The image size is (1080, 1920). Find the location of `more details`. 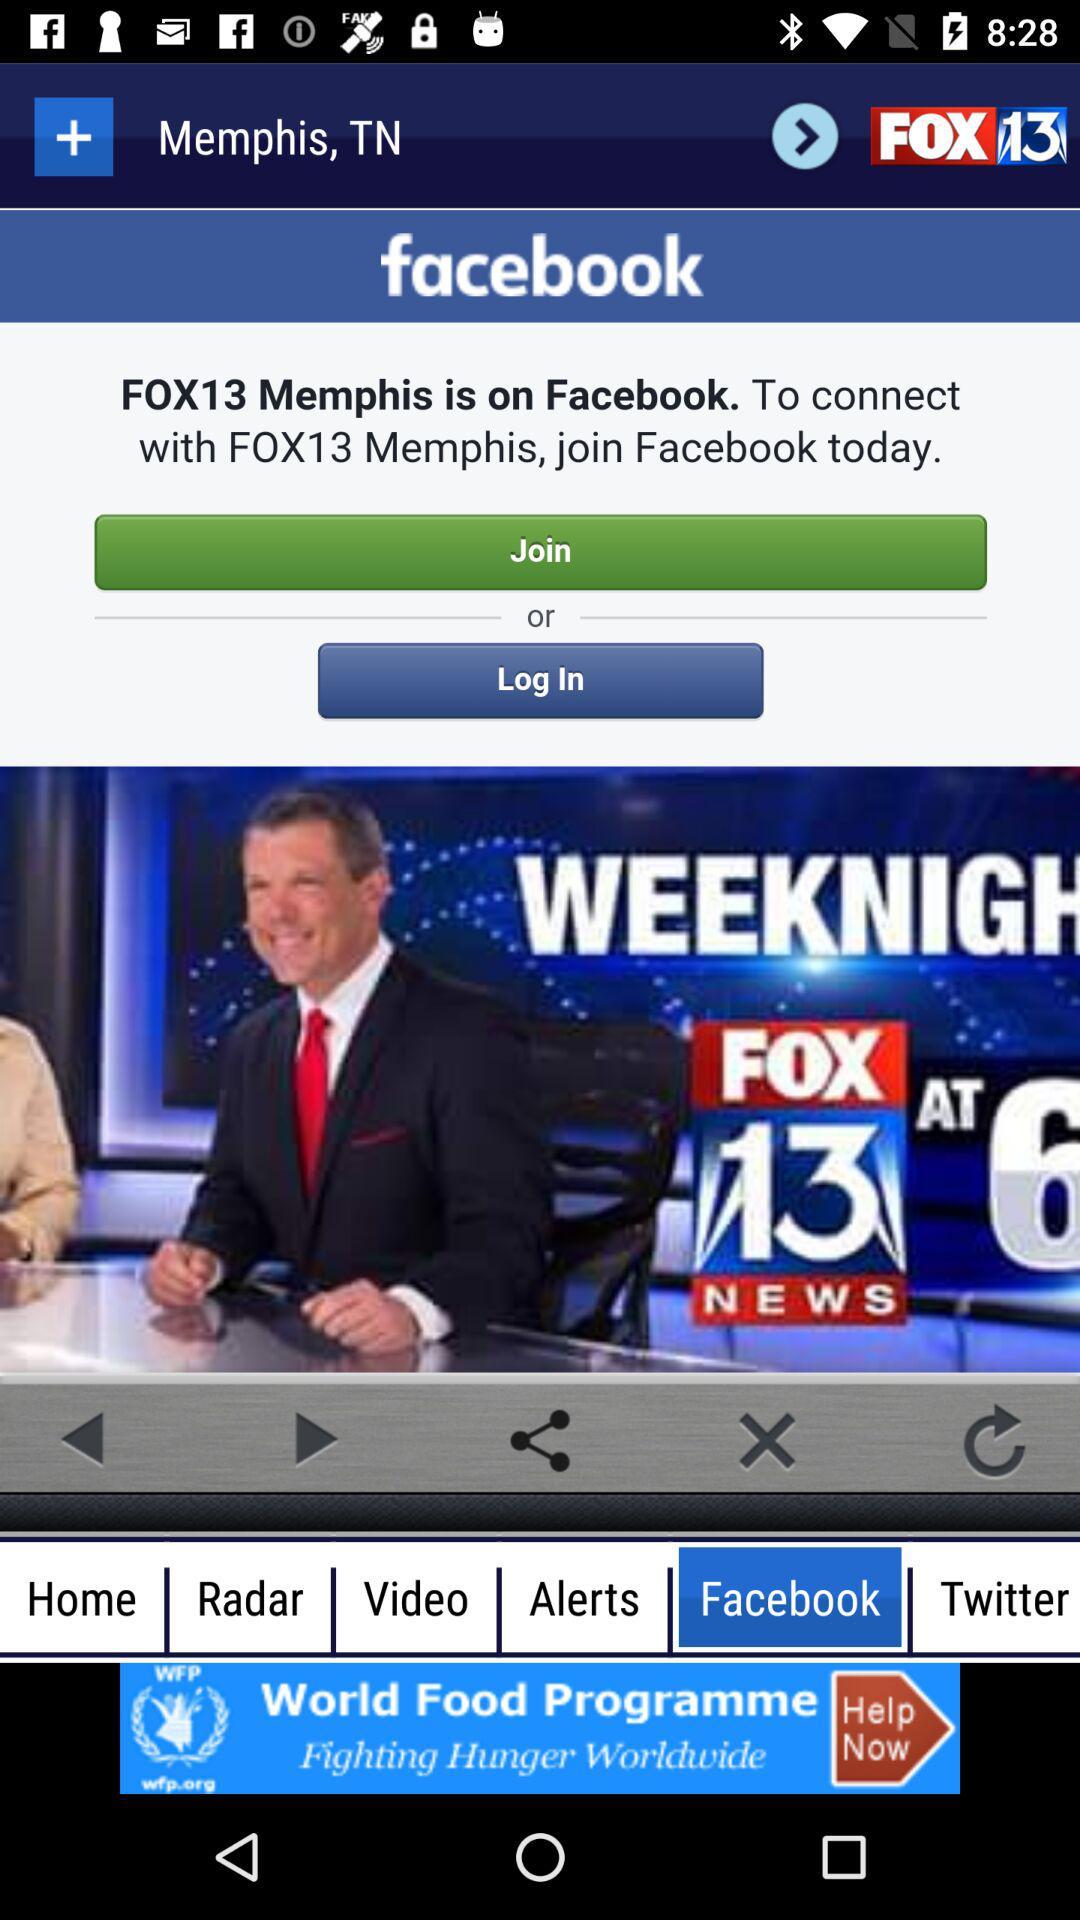

more details is located at coordinates (72, 135).